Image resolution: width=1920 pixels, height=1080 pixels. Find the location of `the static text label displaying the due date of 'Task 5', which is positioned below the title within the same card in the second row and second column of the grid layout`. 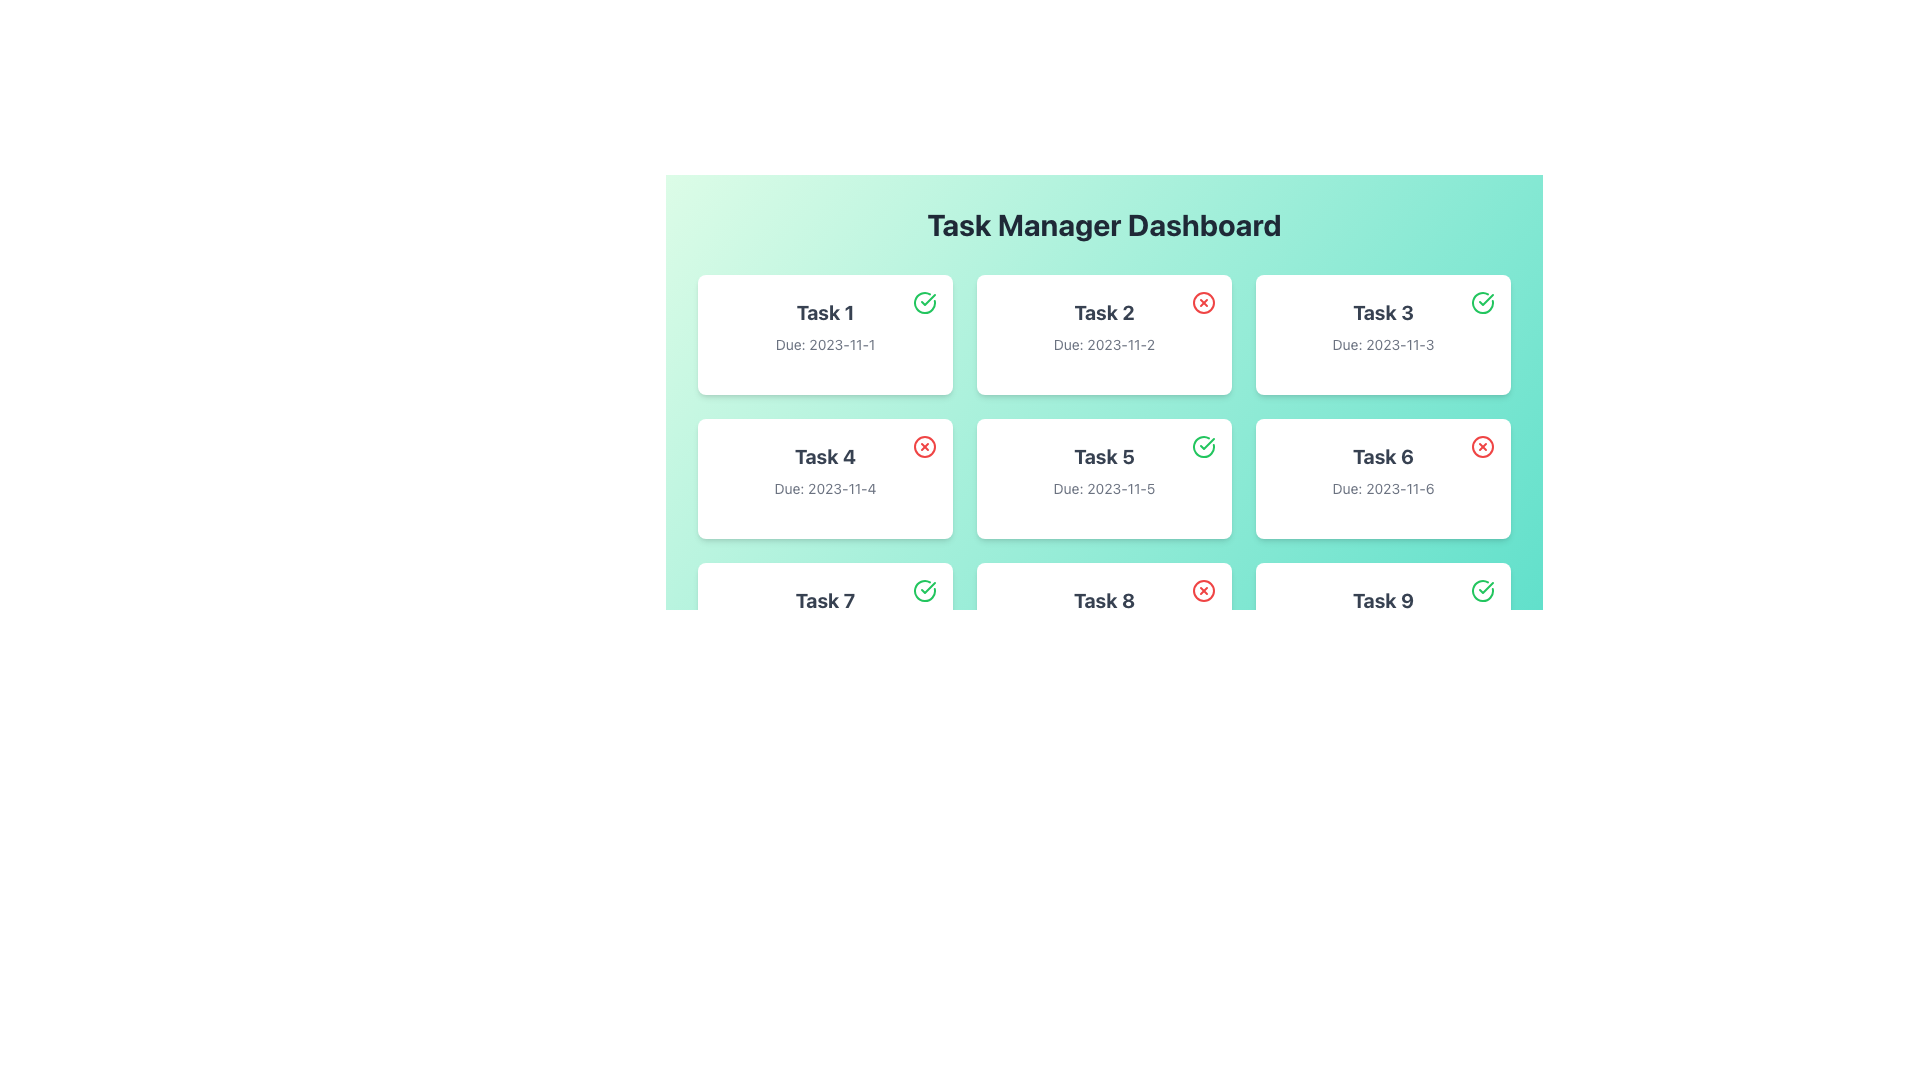

the static text label displaying the due date of 'Task 5', which is positioned below the title within the same card in the second row and second column of the grid layout is located at coordinates (1103, 489).